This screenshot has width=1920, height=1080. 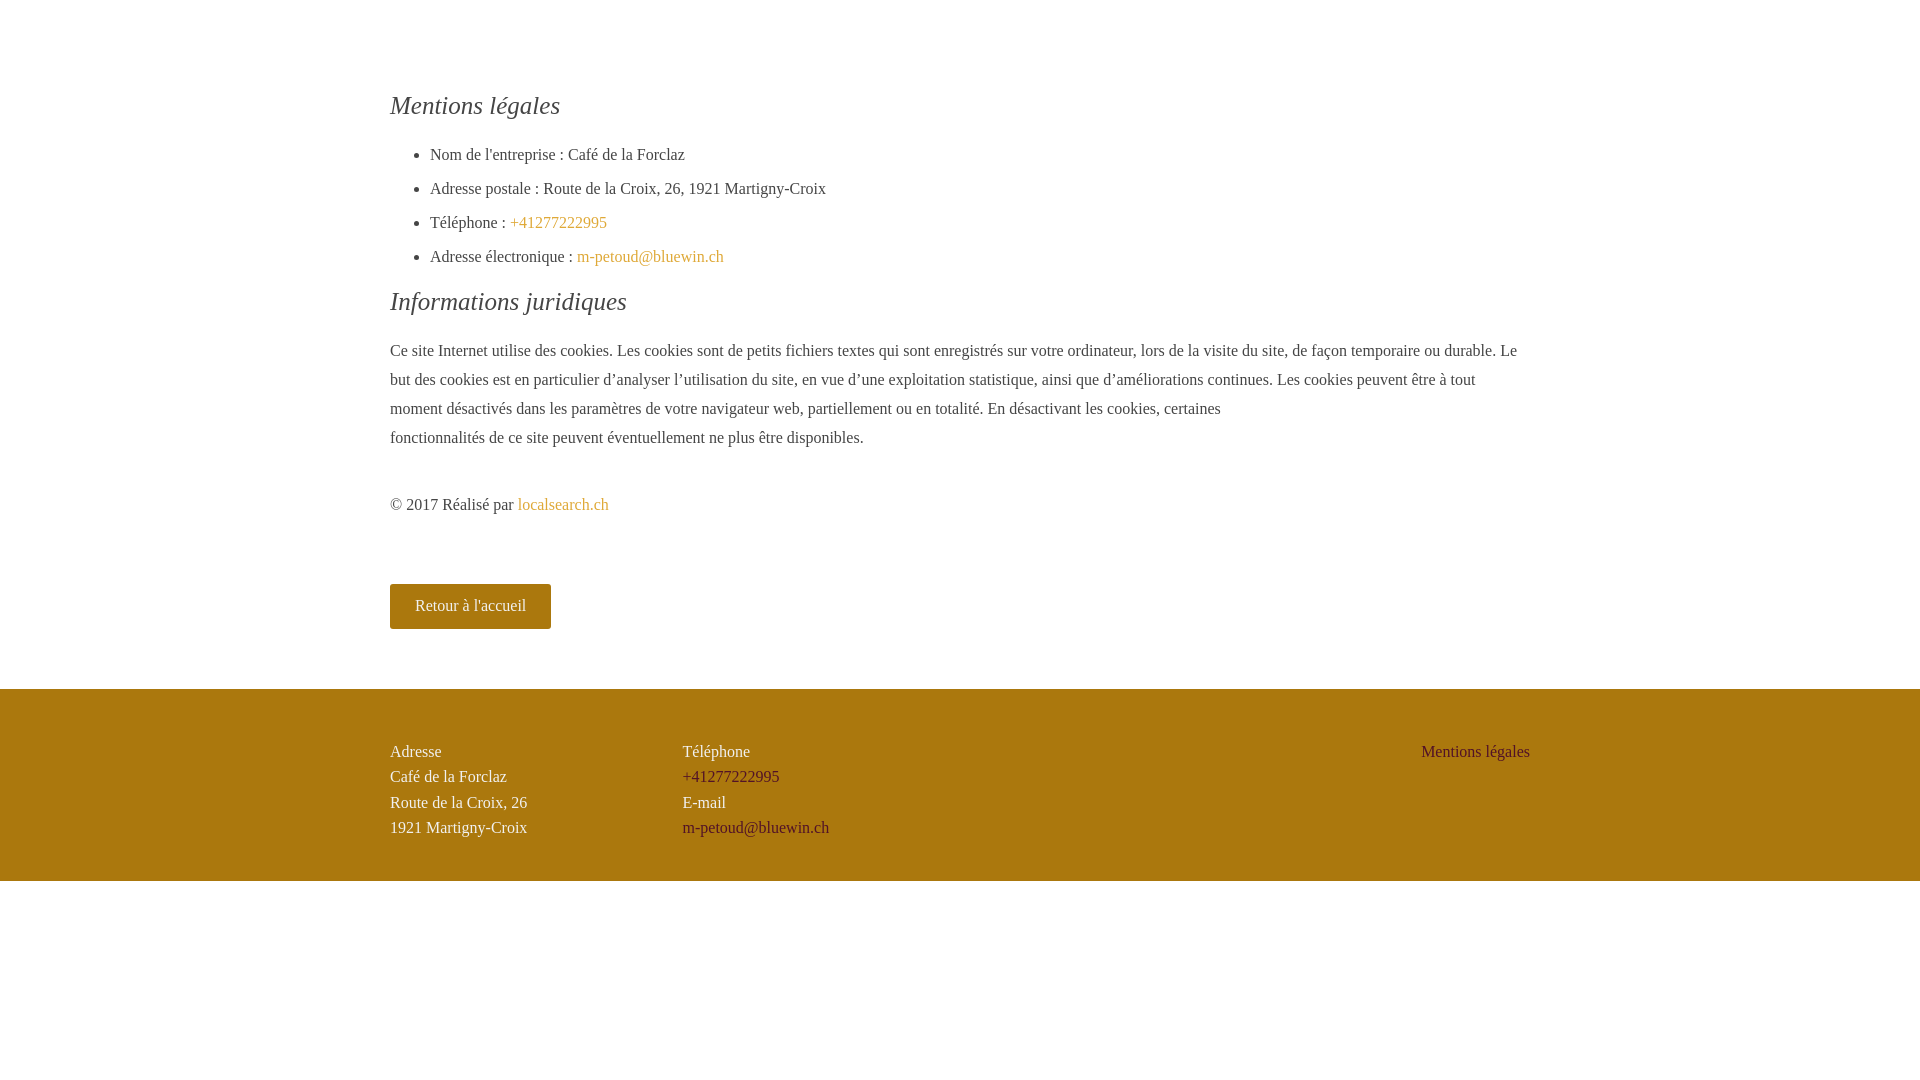 I want to click on 'm-petoud@bluewin.ch', so click(x=650, y=255).